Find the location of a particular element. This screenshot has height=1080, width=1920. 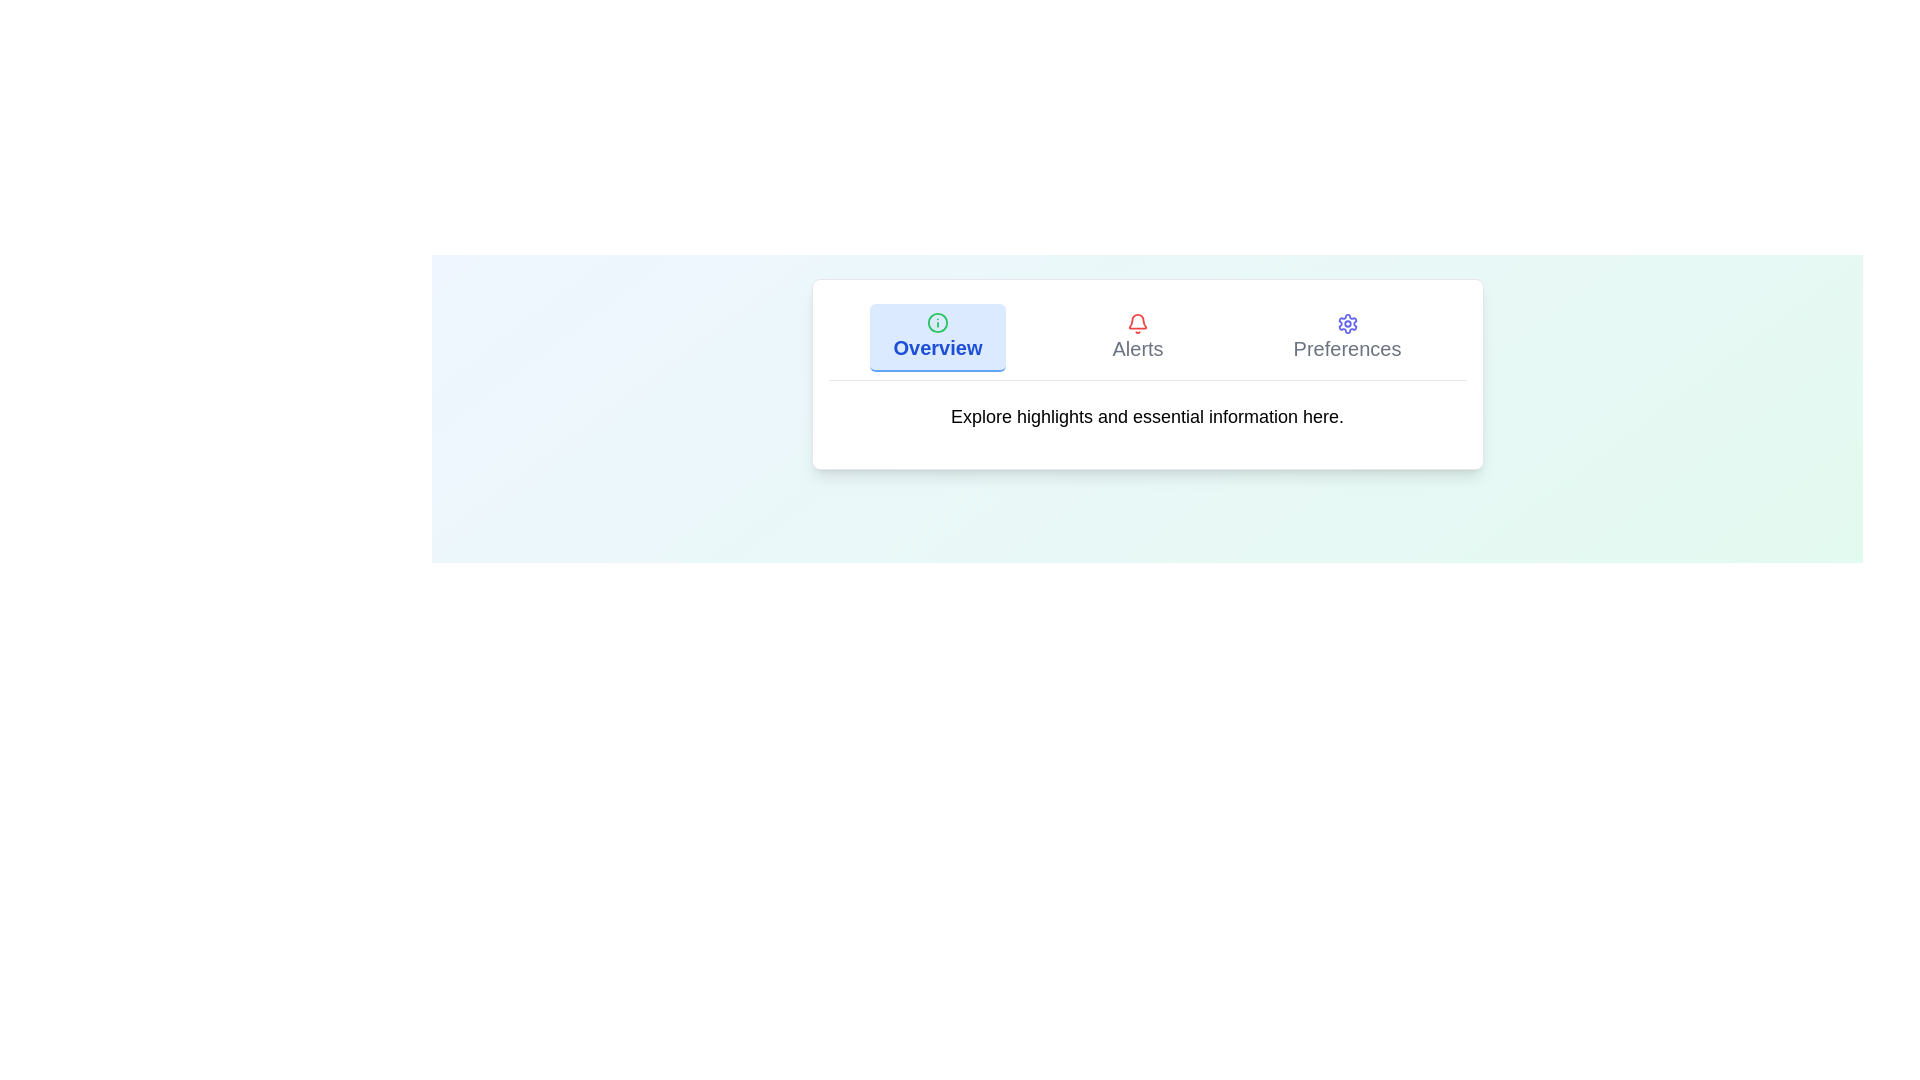

the Preferences tab by clicking on its button is located at coordinates (1347, 337).